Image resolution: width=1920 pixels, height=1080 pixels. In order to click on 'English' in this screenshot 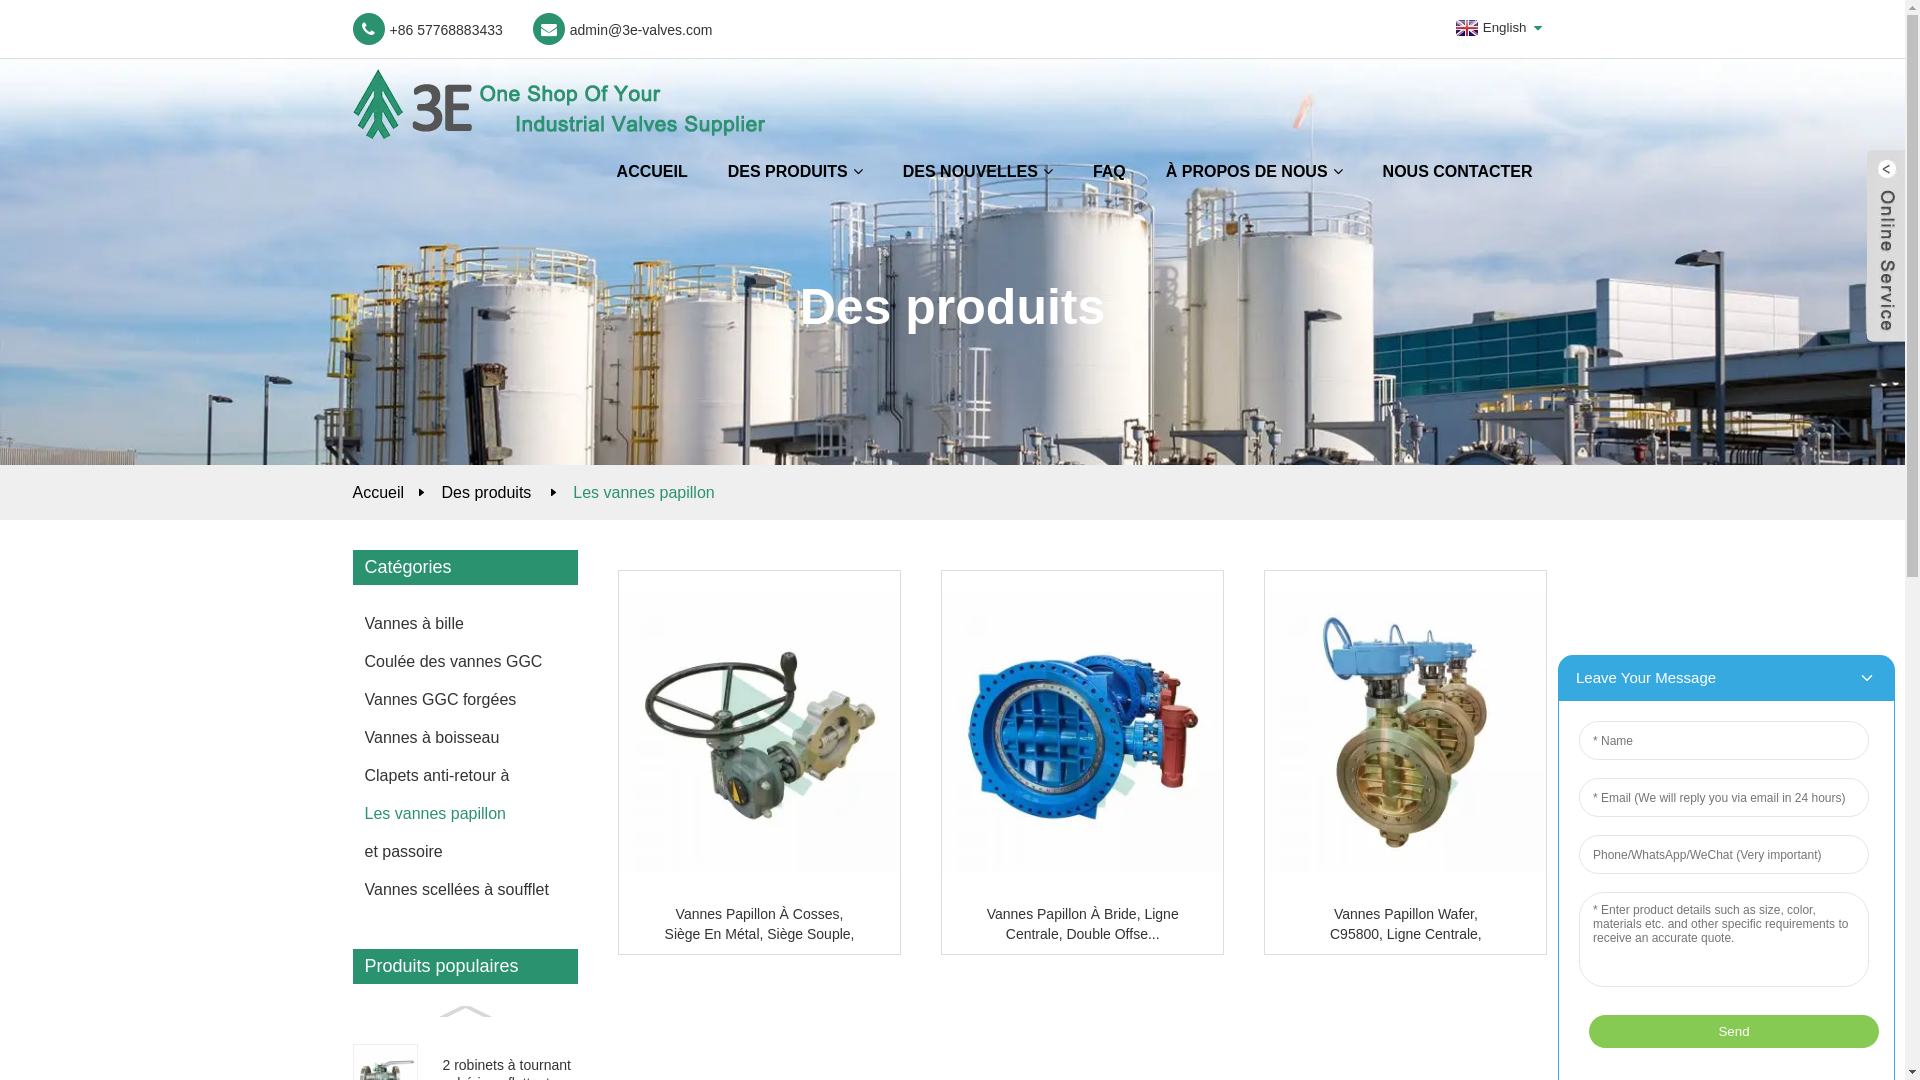, I will do `click(1450, 27)`.